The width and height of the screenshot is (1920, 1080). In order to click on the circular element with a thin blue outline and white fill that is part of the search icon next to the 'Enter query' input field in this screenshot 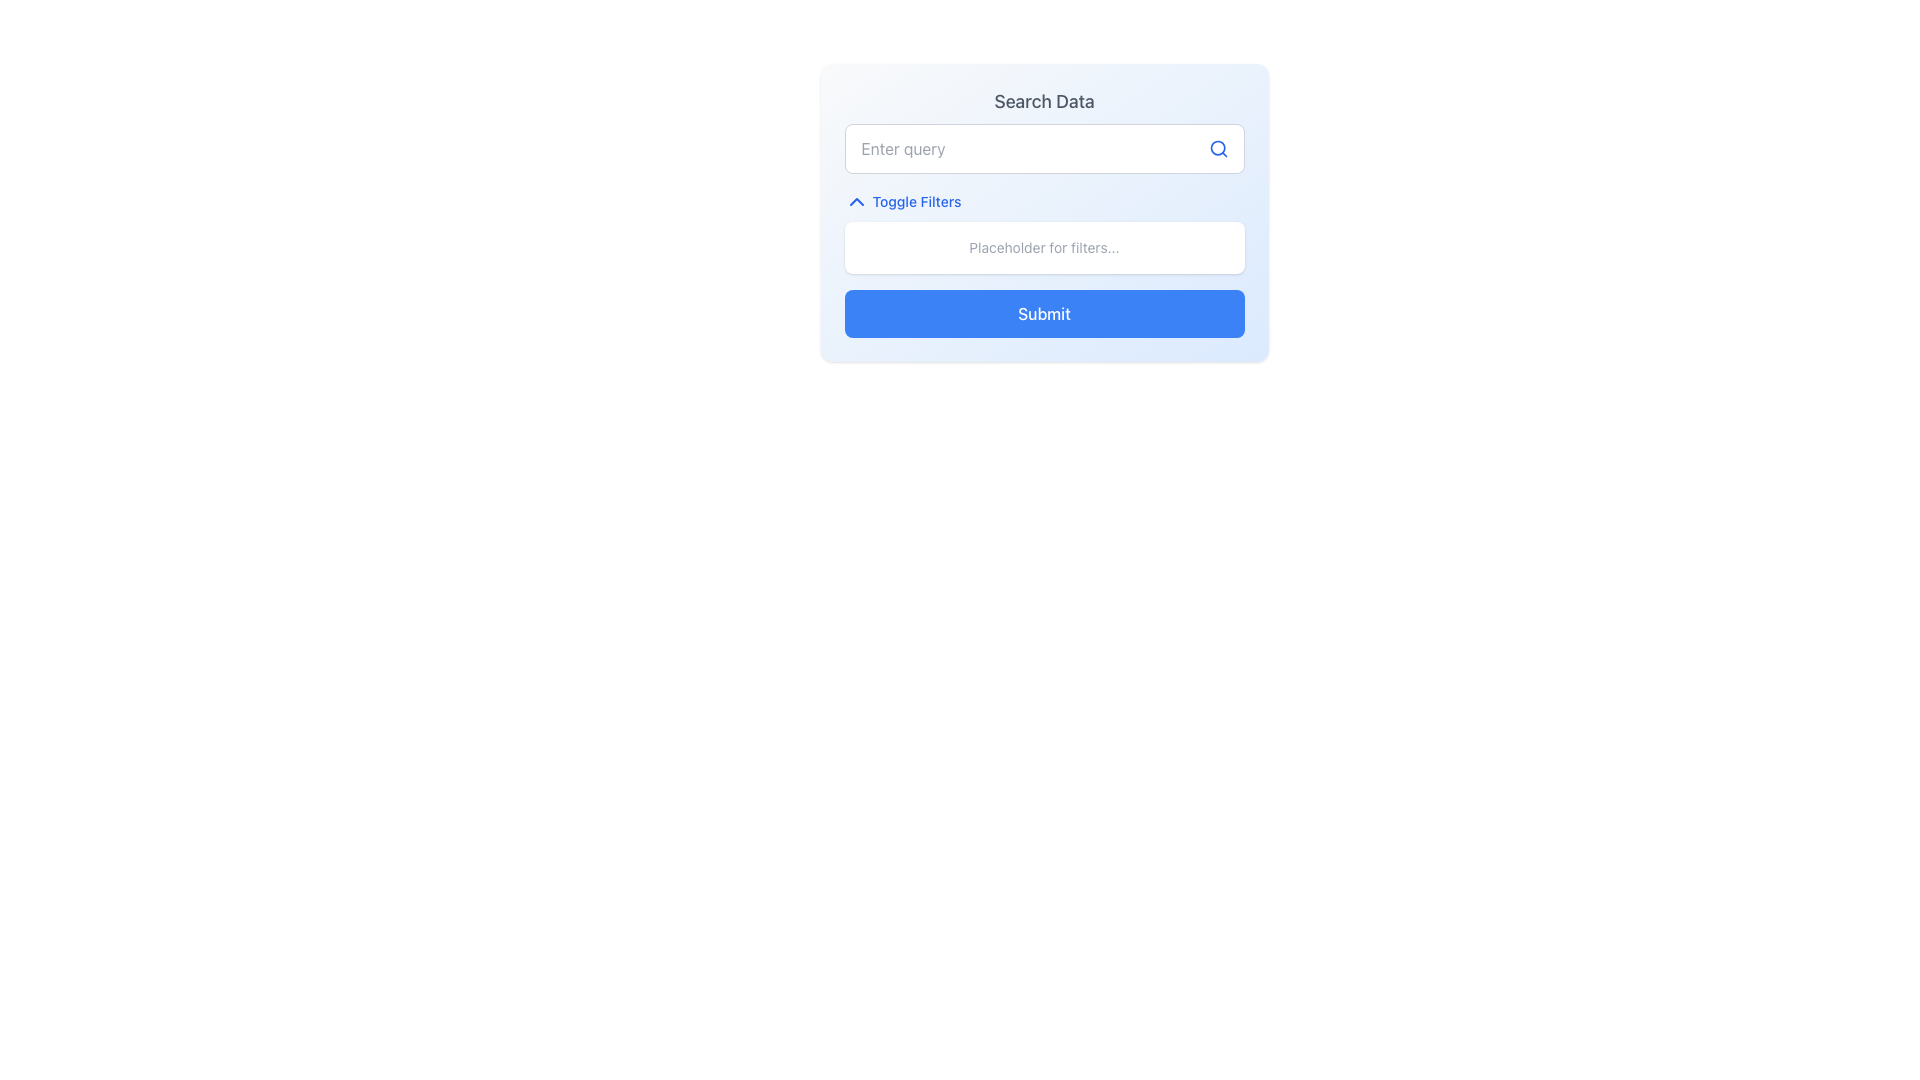, I will do `click(1216, 147)`.